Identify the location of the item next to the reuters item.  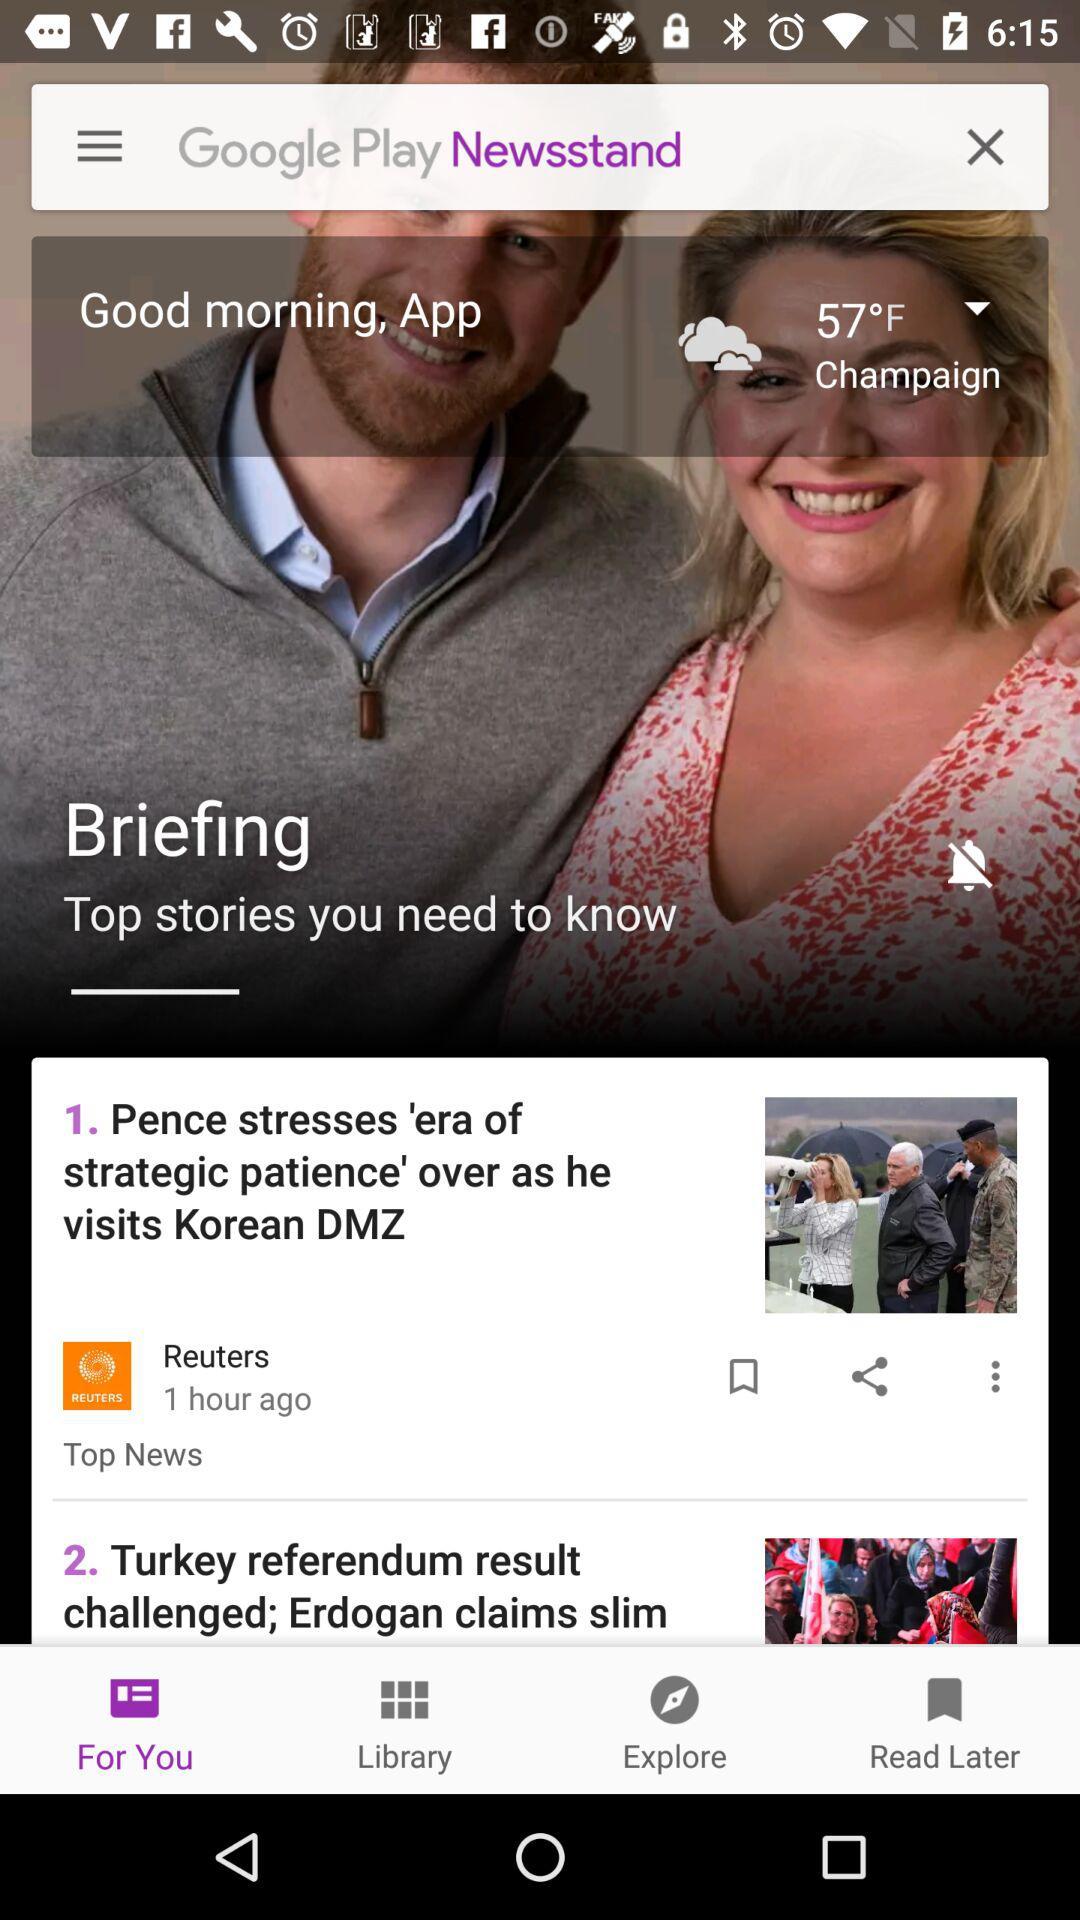
(743, 1375).